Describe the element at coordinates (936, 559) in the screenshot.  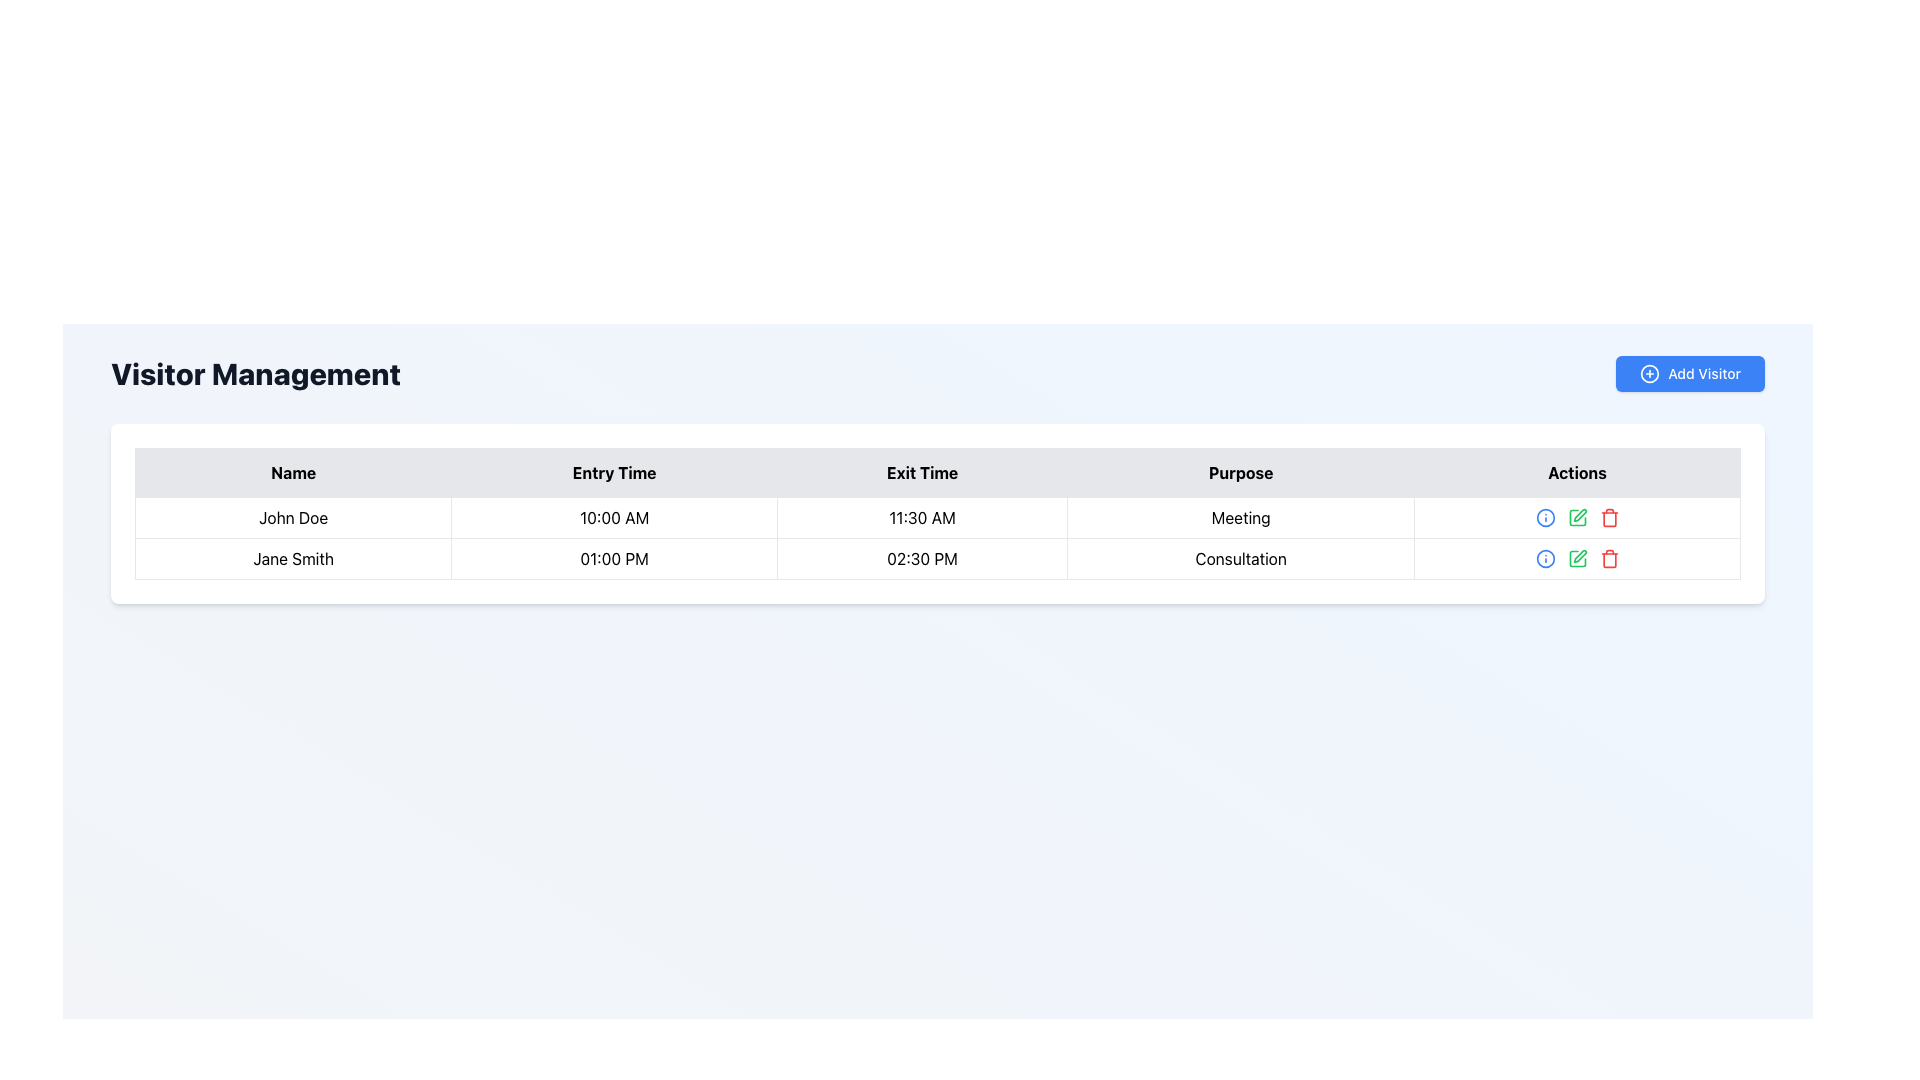
I see `the second row of the visitor management system table, which displays the visitor's name, entry and exit times, and purpose of the visit` at that location.